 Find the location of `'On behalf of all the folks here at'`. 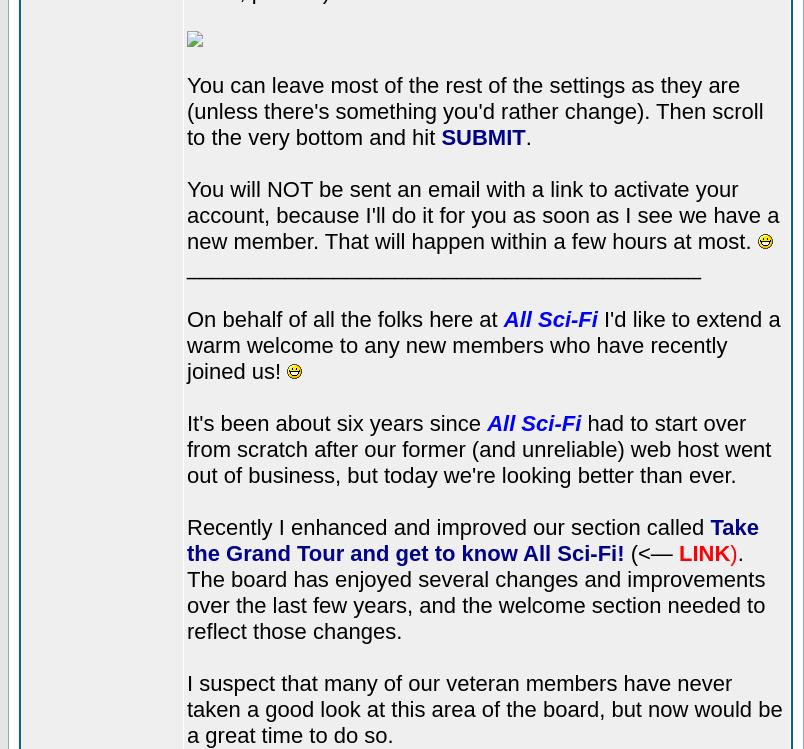

'On behalf of all the folks here at' is located at coordinates (344, 317).